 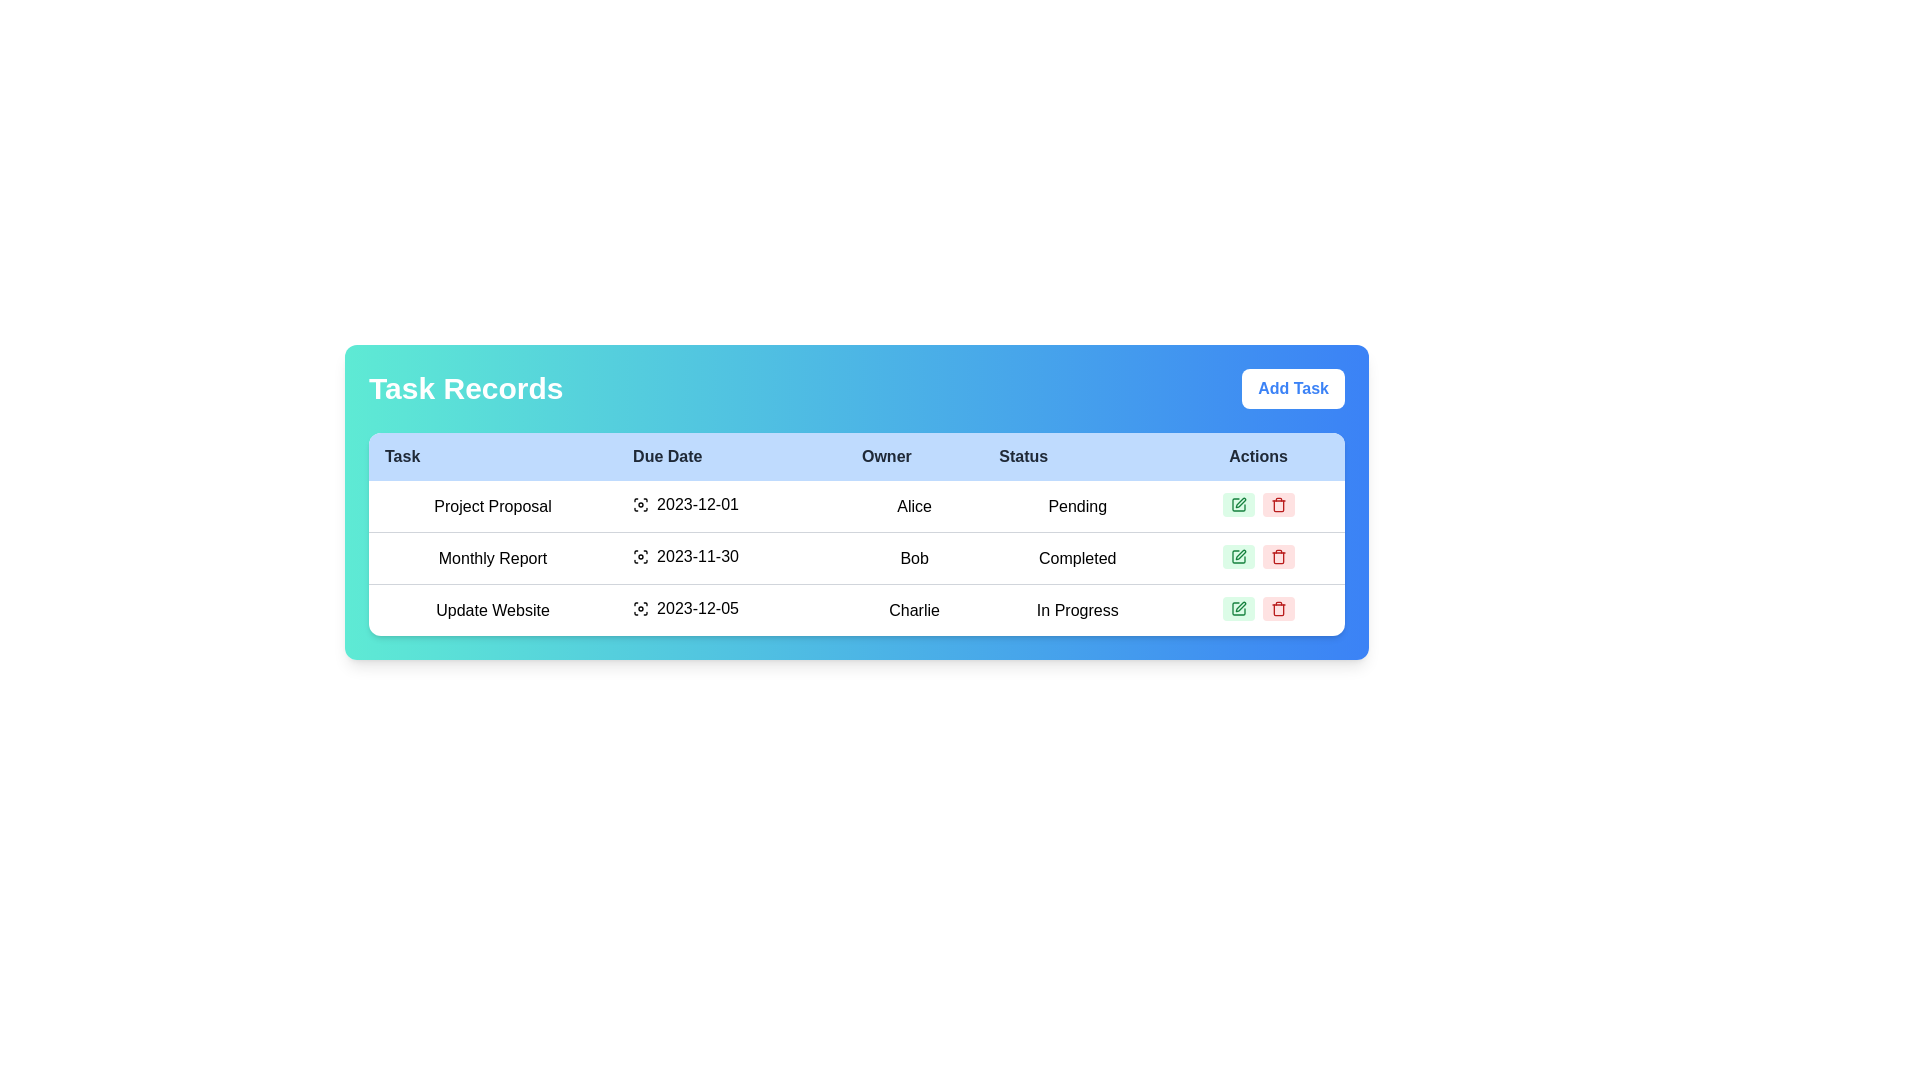 I want to click on the edit icon represented by a pen in the 'Actions' column of the third row for the task 'Update Website', so click(x=1239, y=605).